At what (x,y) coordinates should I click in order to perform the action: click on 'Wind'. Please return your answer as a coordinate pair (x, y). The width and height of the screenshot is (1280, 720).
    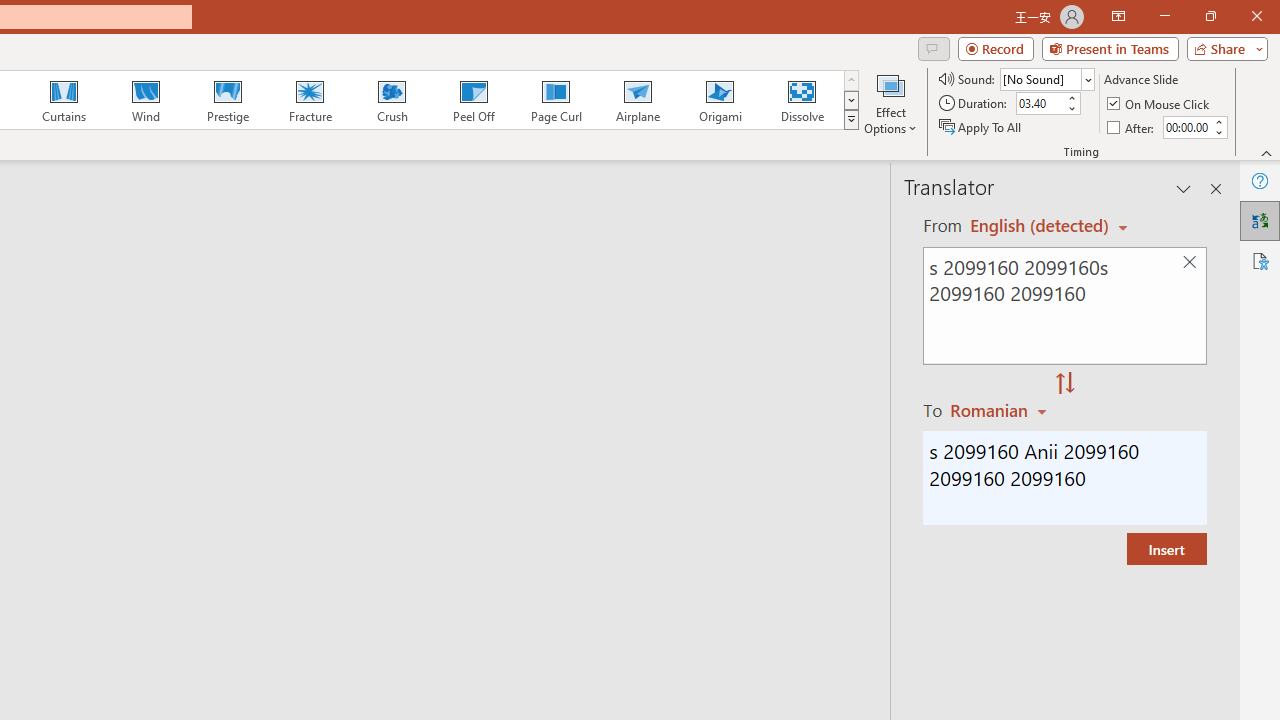
    Looking at the image, I should click on (144, 100).